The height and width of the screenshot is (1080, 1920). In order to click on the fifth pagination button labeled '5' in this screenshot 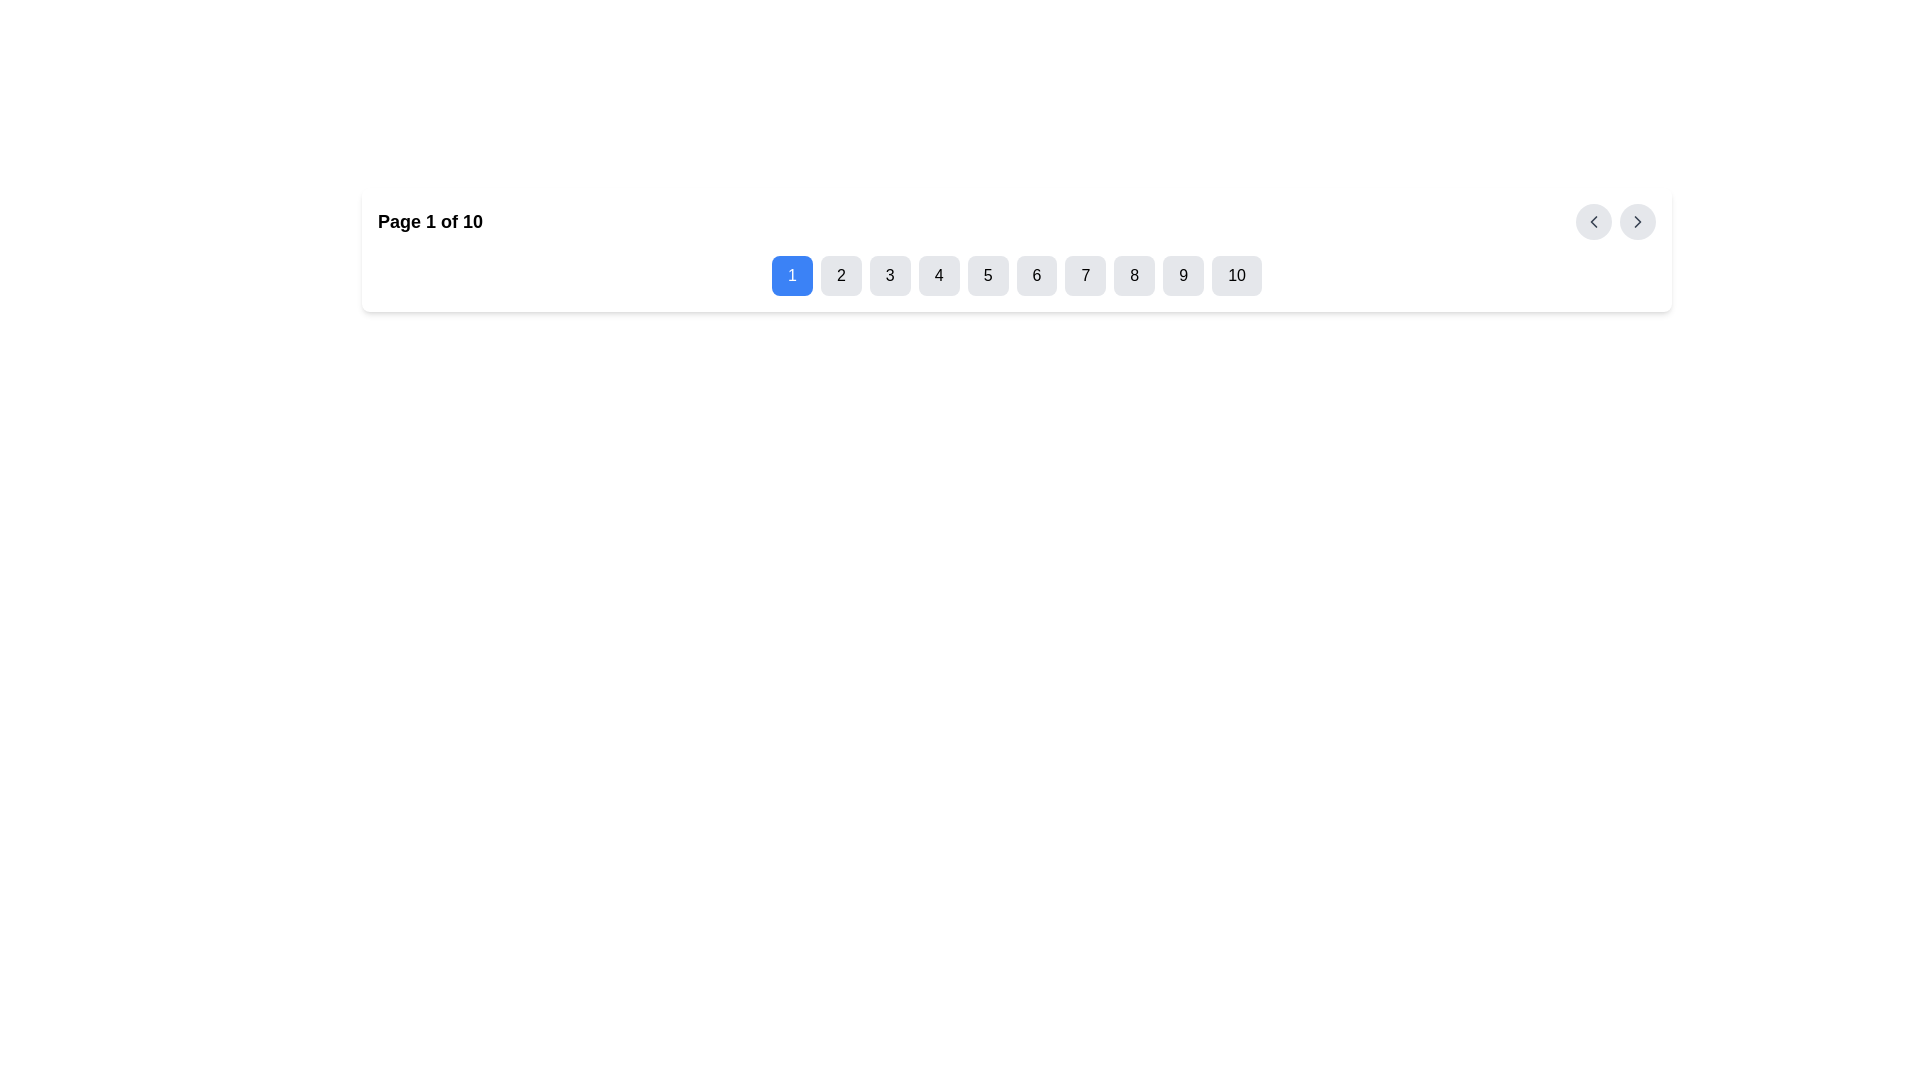, I will do `click(988, 276)`.